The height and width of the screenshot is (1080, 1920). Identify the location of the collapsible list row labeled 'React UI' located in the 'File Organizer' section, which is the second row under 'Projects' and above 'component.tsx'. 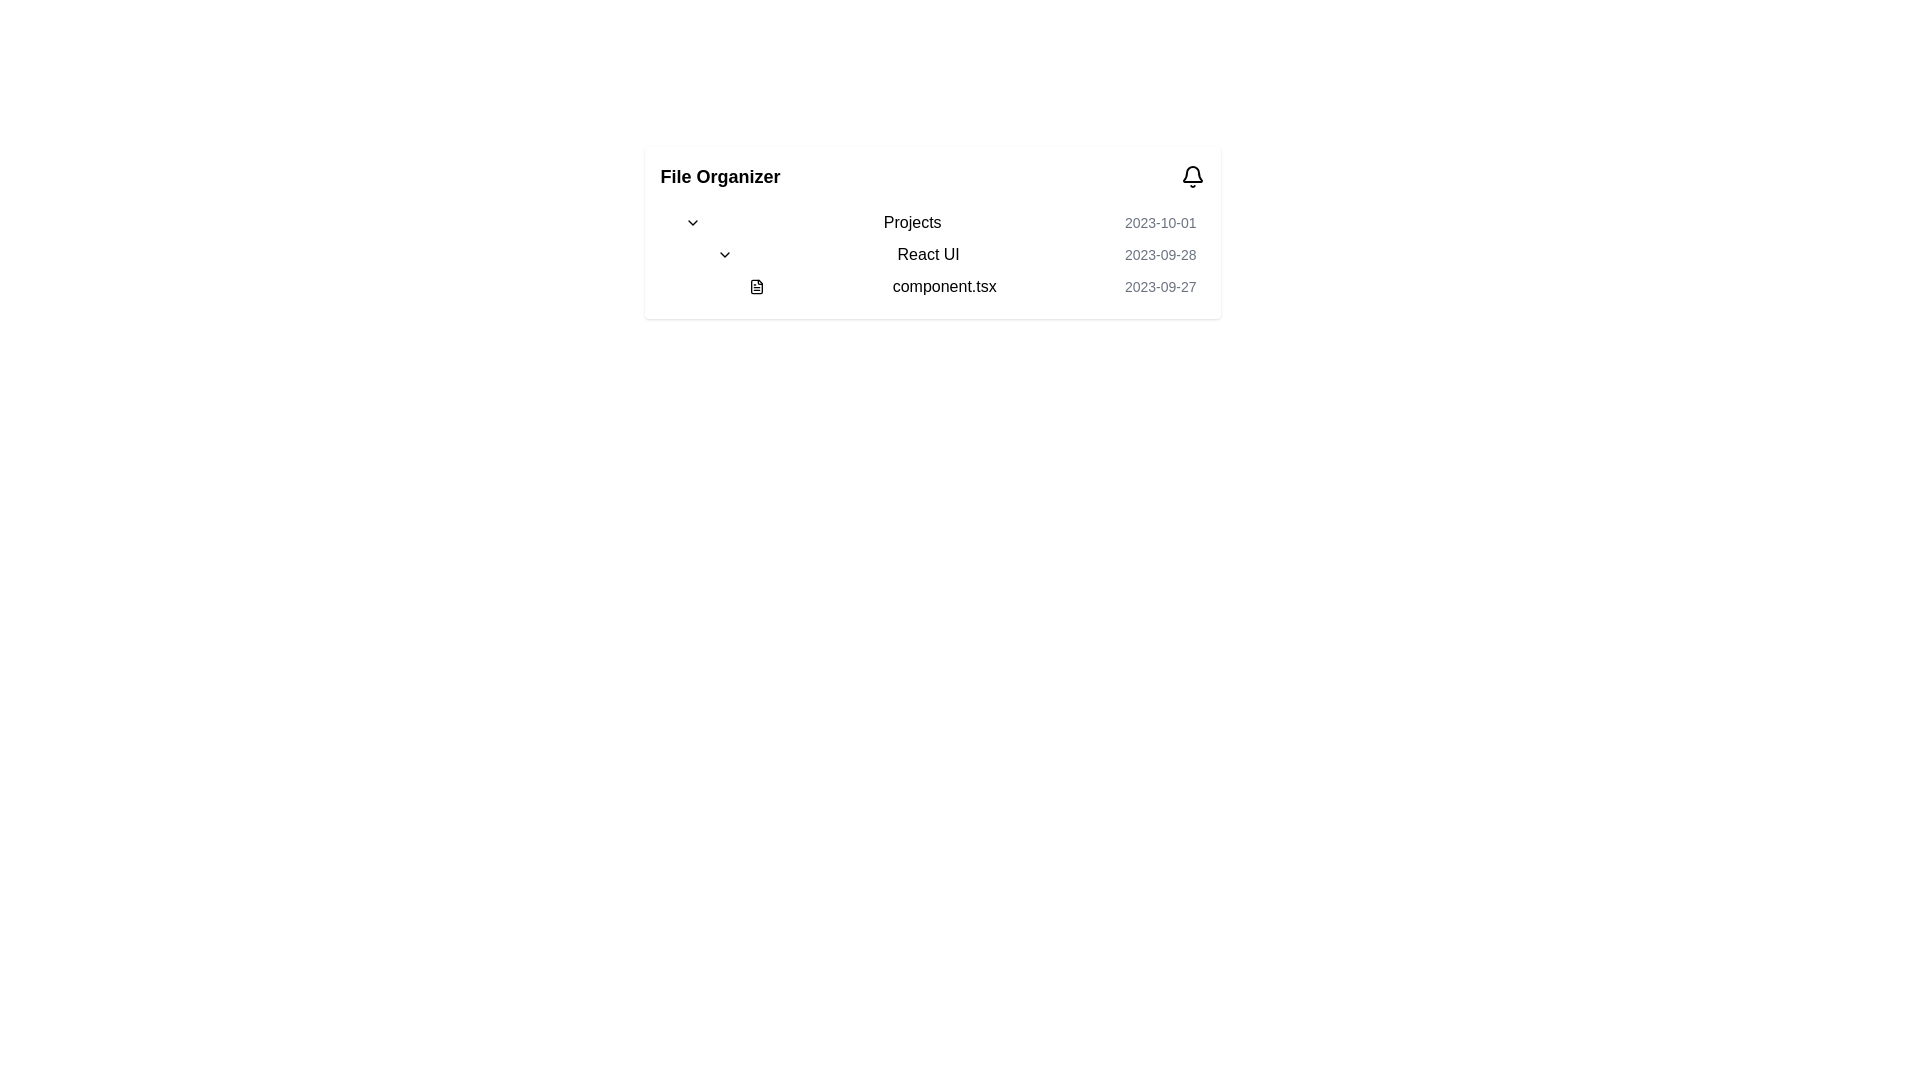
(939, 253).